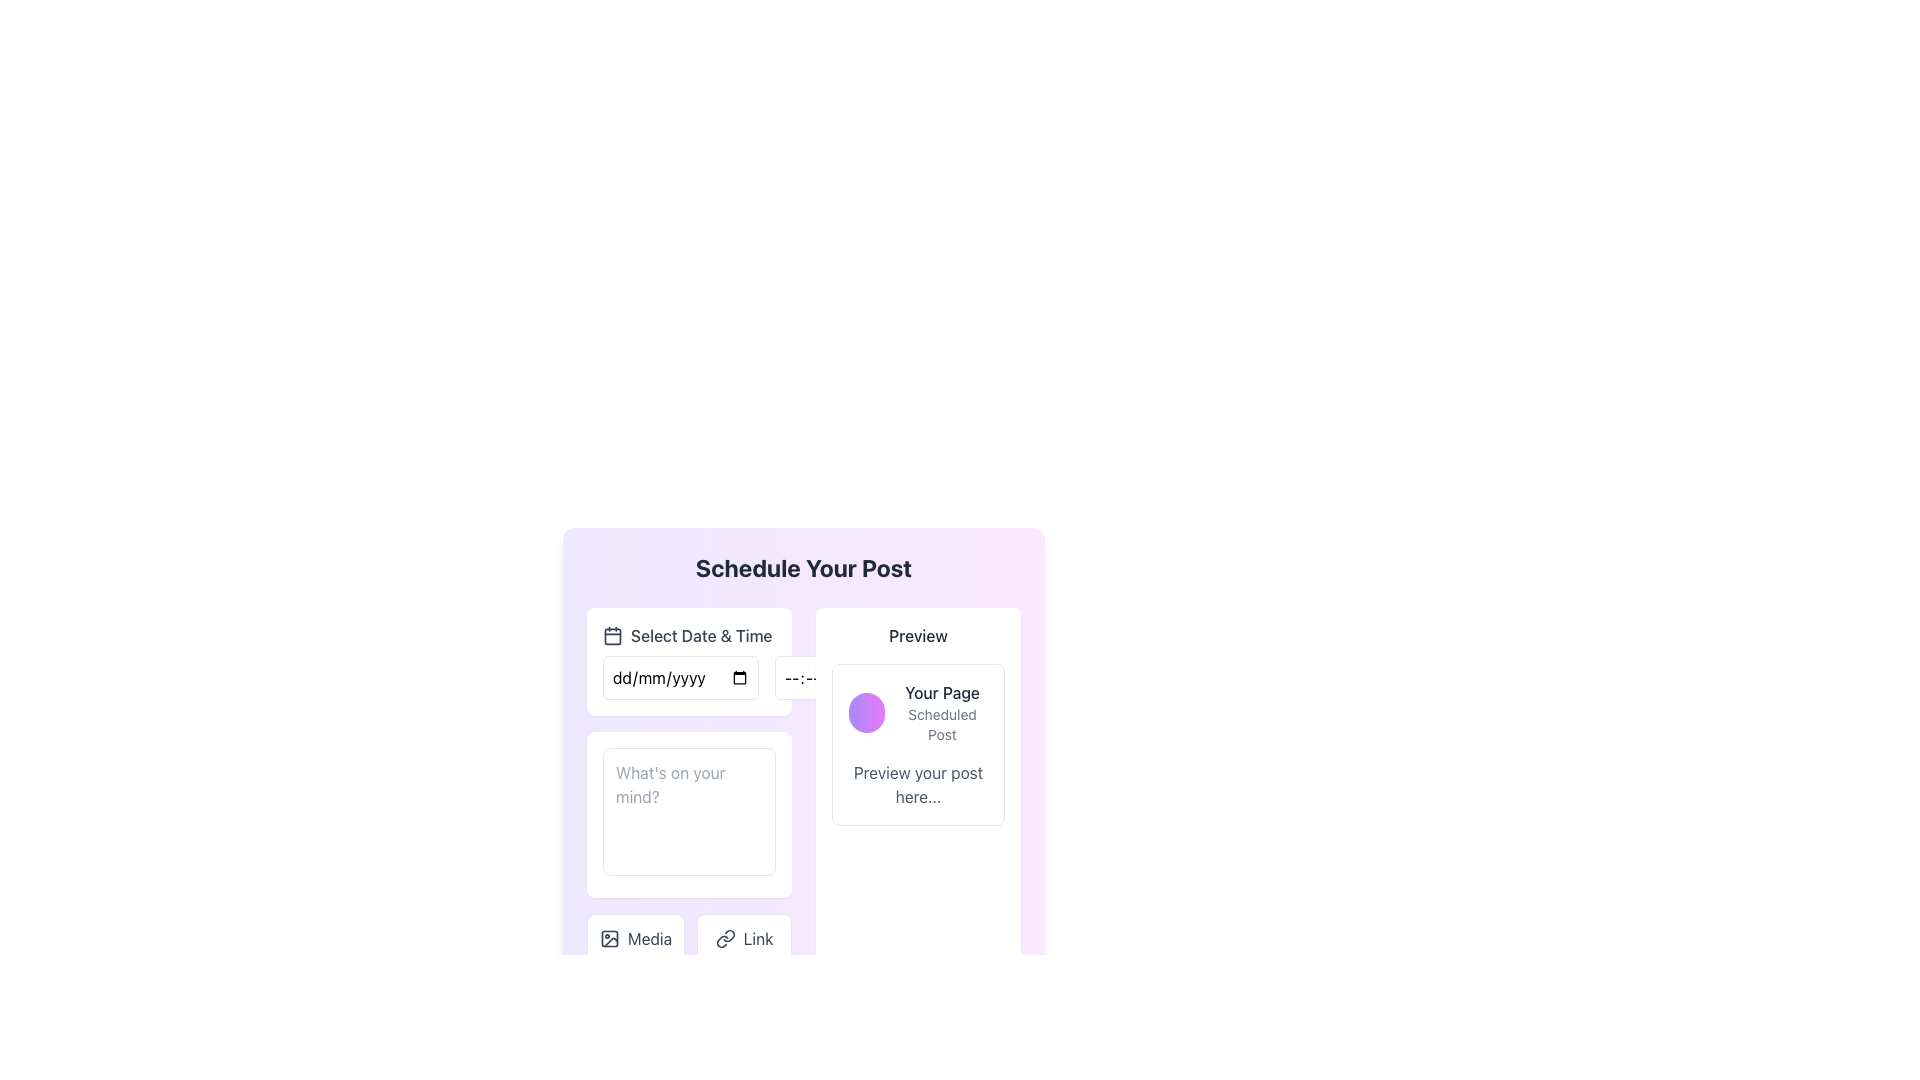 The height and width of the screenshot is (1080, 1920). Describe the element at coordinates (608, 938) in the screenshot. I see `the topmost graphical icon component located at the center-bottom of the preview interface` at that location.